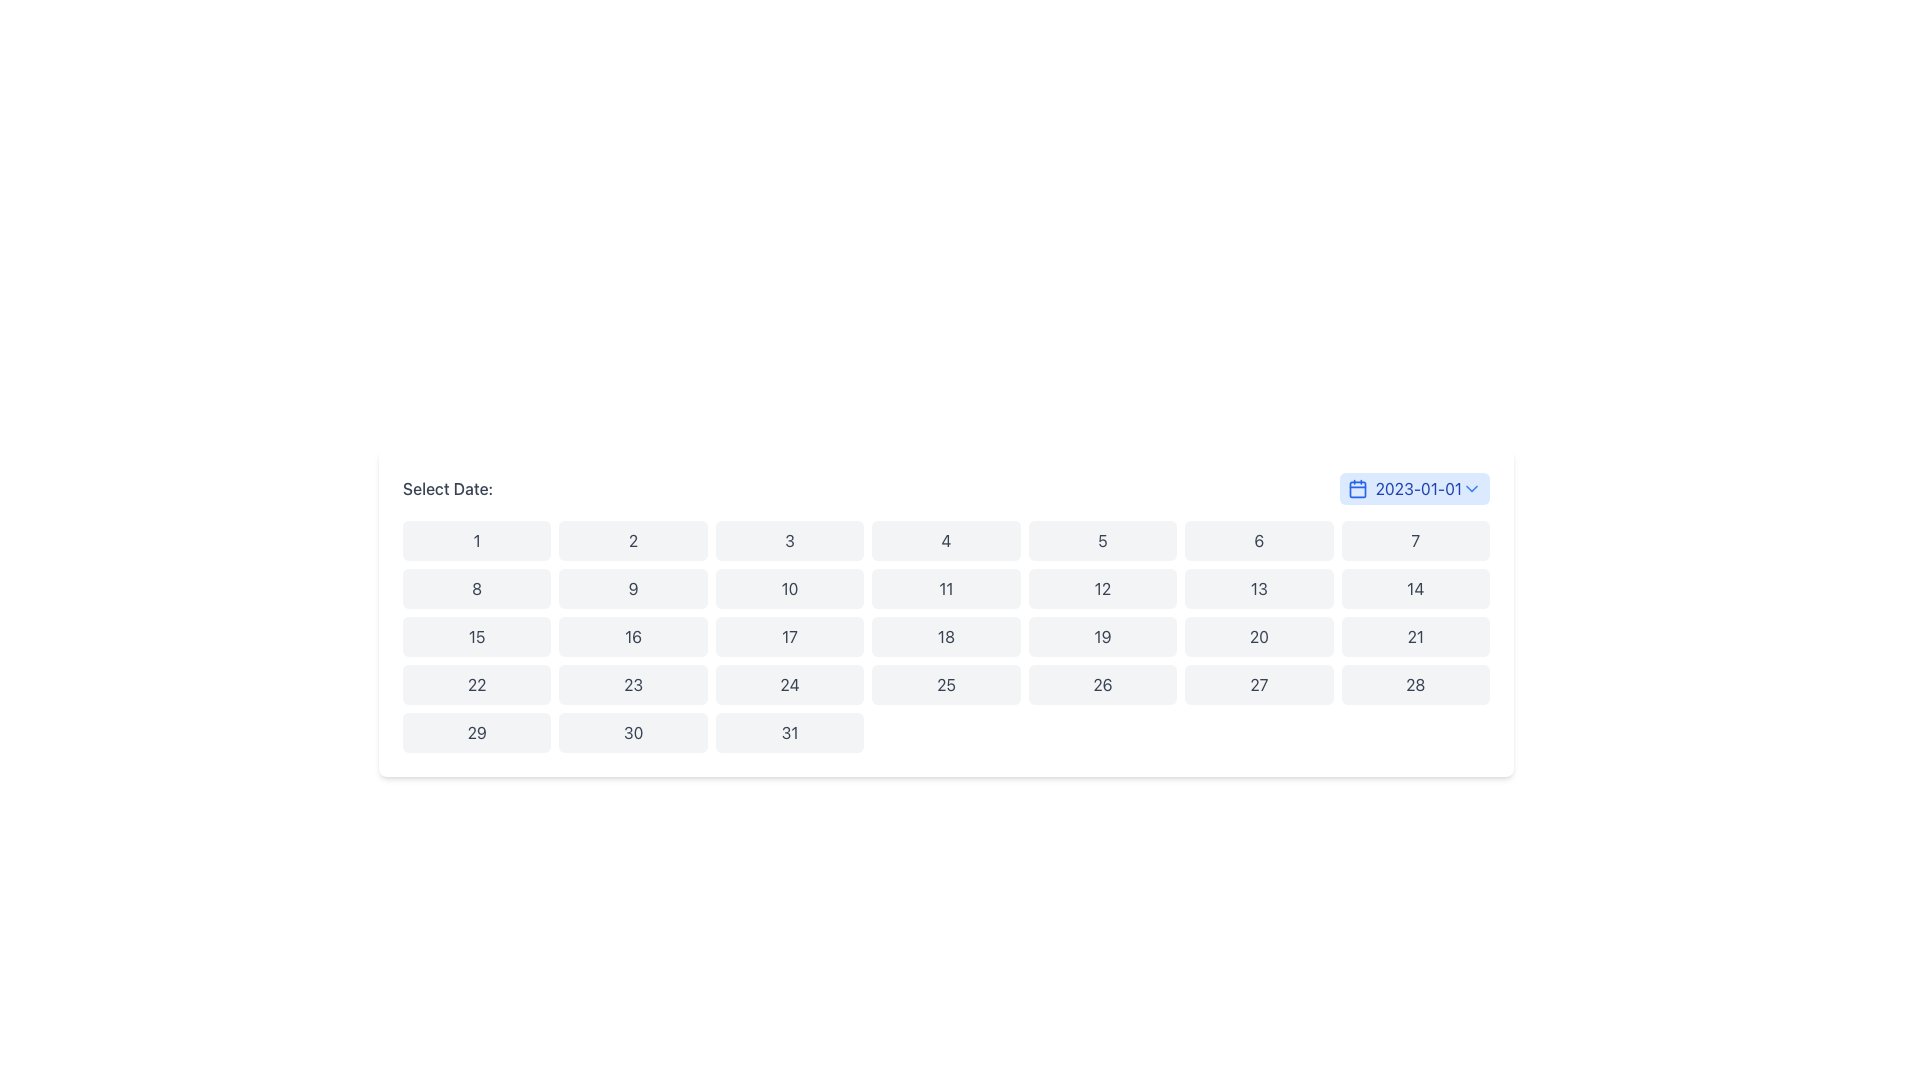 The height and width of the screenshot is (1080, 1920). What do you see at coordinates (789, 540) in the screenshot?
I see `the third button in the first row of the grid layout, which displays the numeral '3' in a dark gray font on a light gray background` at bounding box center [789, 540].